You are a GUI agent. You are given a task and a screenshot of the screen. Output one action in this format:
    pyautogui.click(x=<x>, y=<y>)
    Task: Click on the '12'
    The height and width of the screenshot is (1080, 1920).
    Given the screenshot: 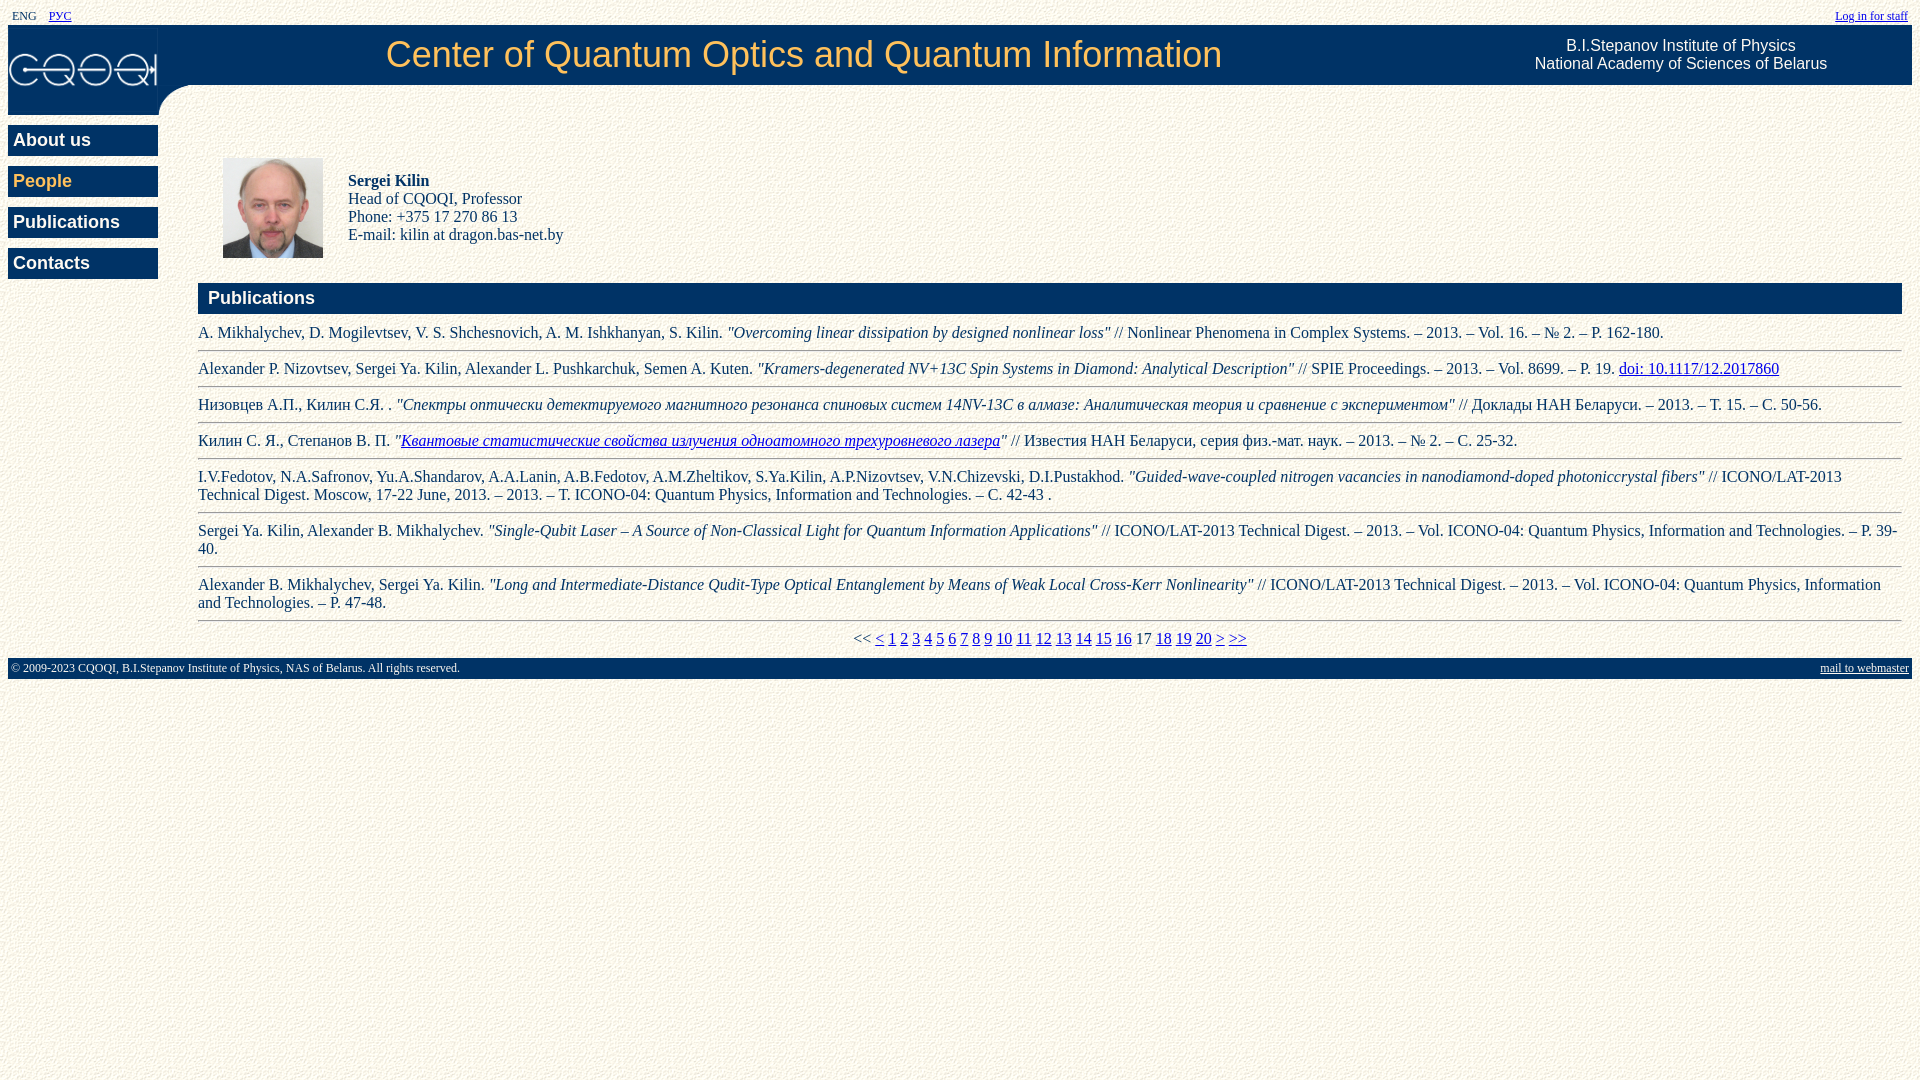 What is the action you would take?
    pyautogui.click(x=1042, y=638)
    